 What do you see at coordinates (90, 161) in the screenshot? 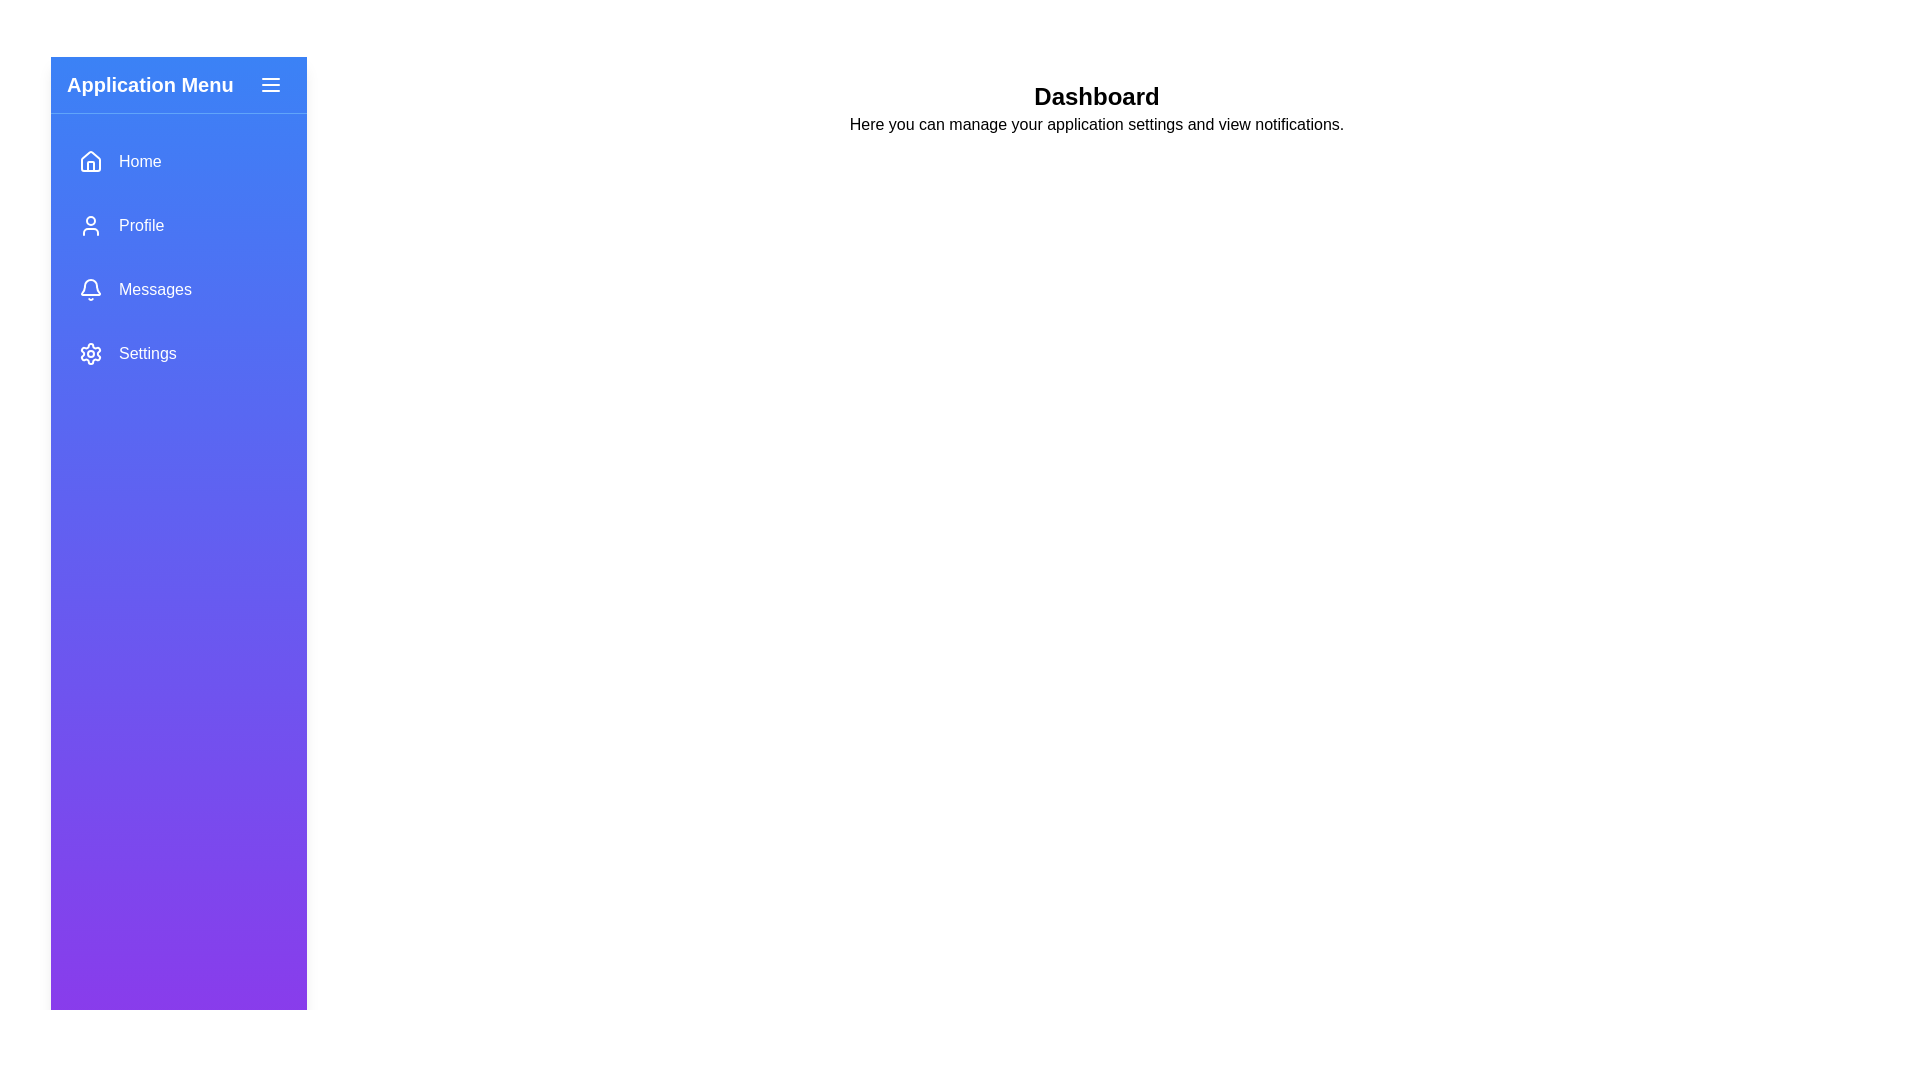
I see `the house-shaped icon in the blue gradient navigation menu` at bounding box center [90, 161].